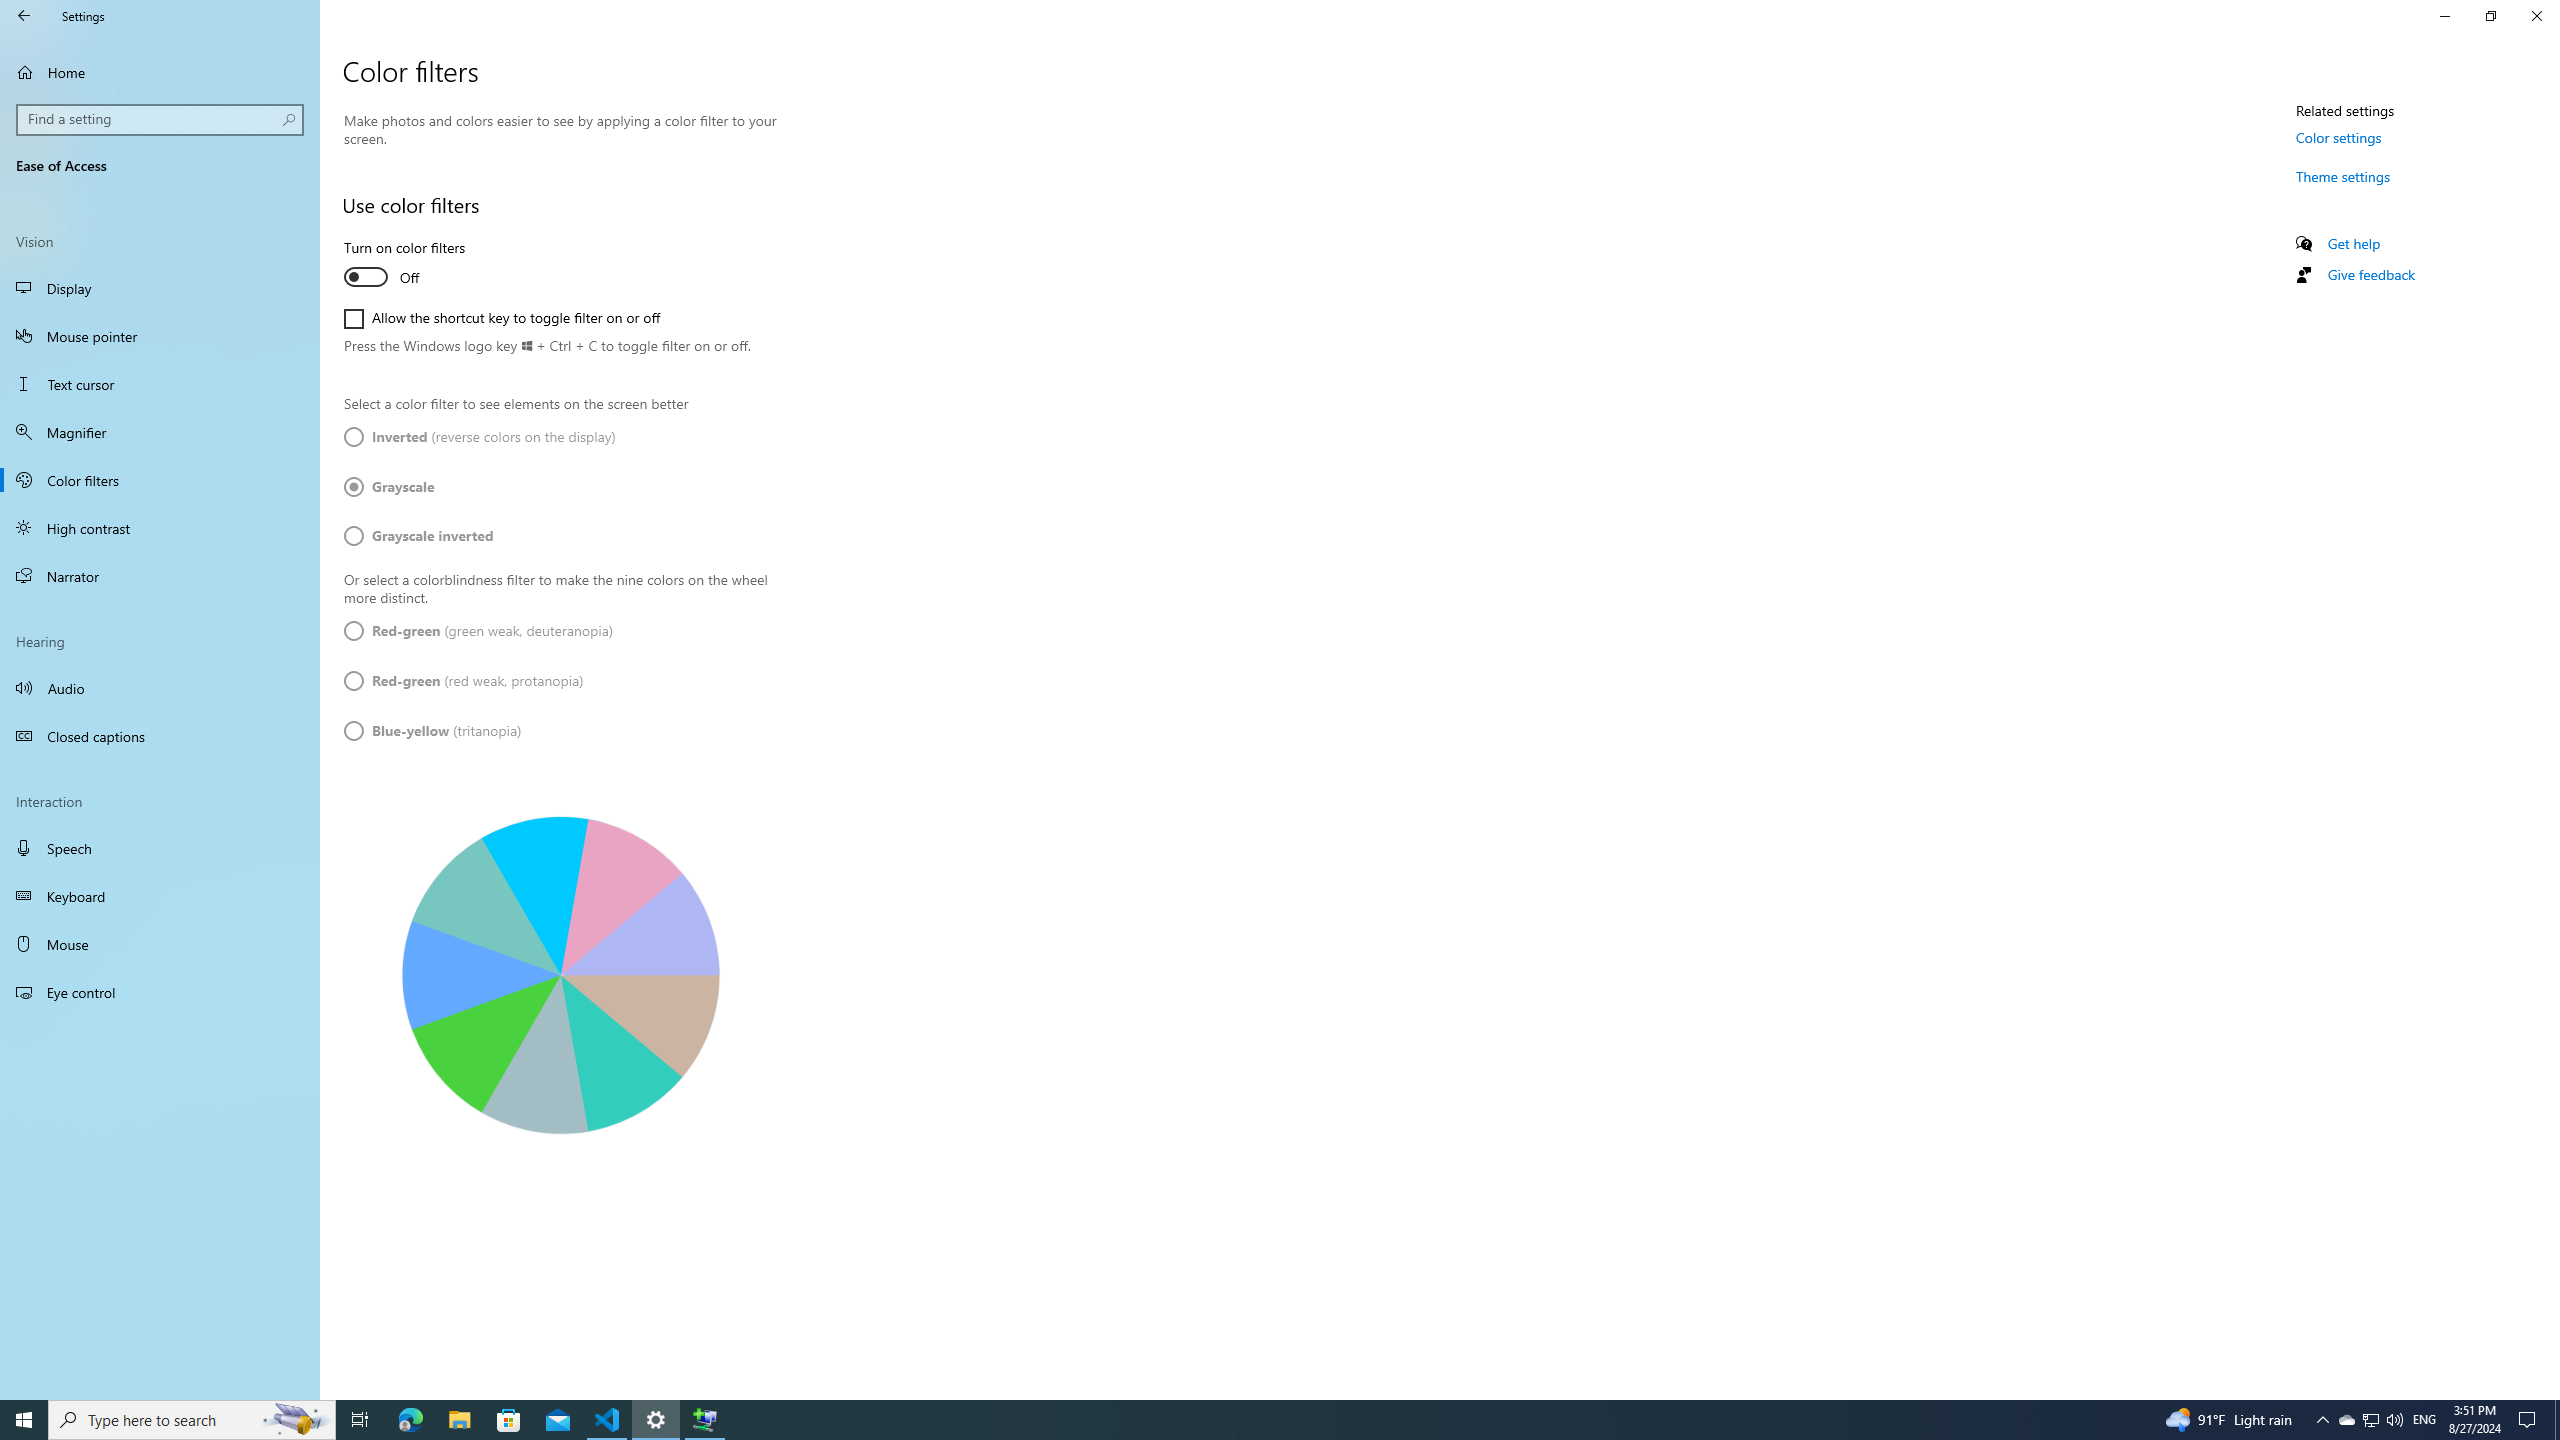 This screenshot has height=1440, width=2560. Describe the element at coordinates (159, 991) in the screenshot. I see `'Eye control'` at that location.